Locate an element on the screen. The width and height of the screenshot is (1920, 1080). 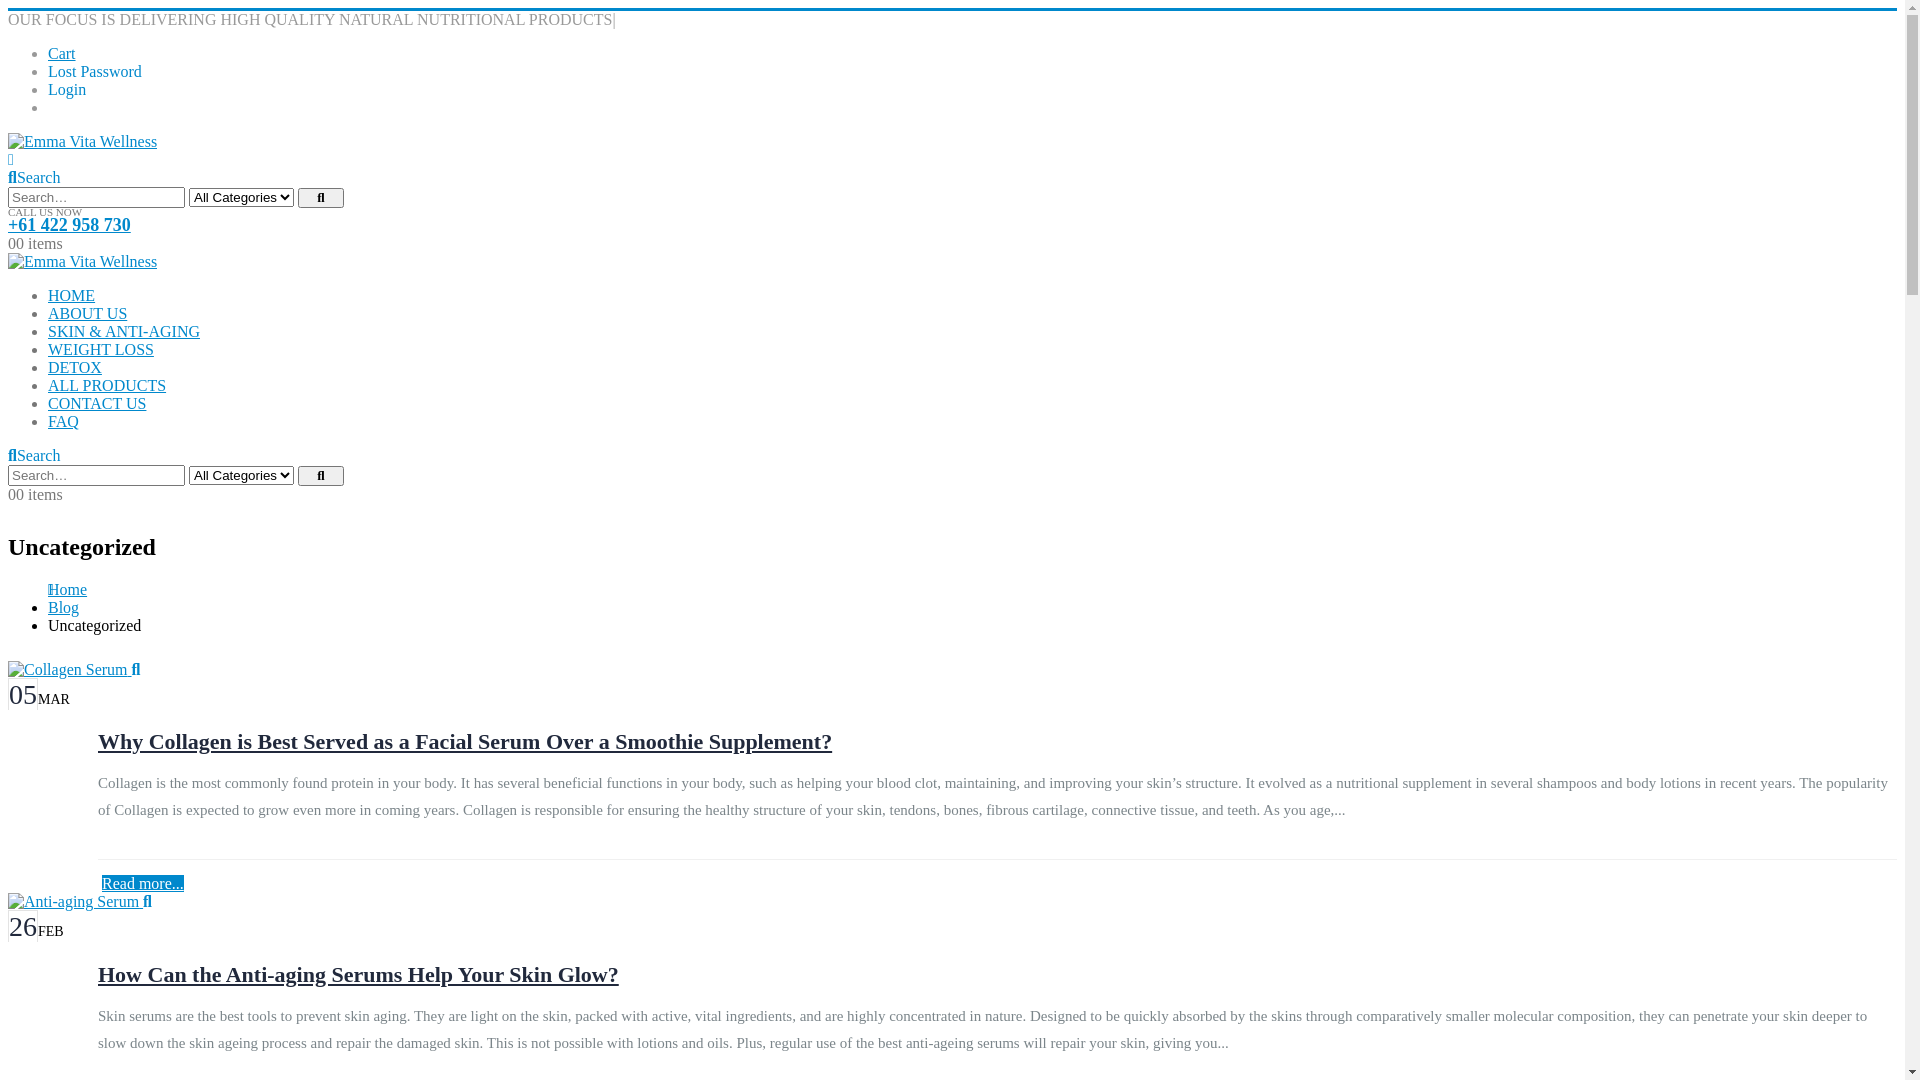
'CONTACT US' is located at coordinates (95, 403).